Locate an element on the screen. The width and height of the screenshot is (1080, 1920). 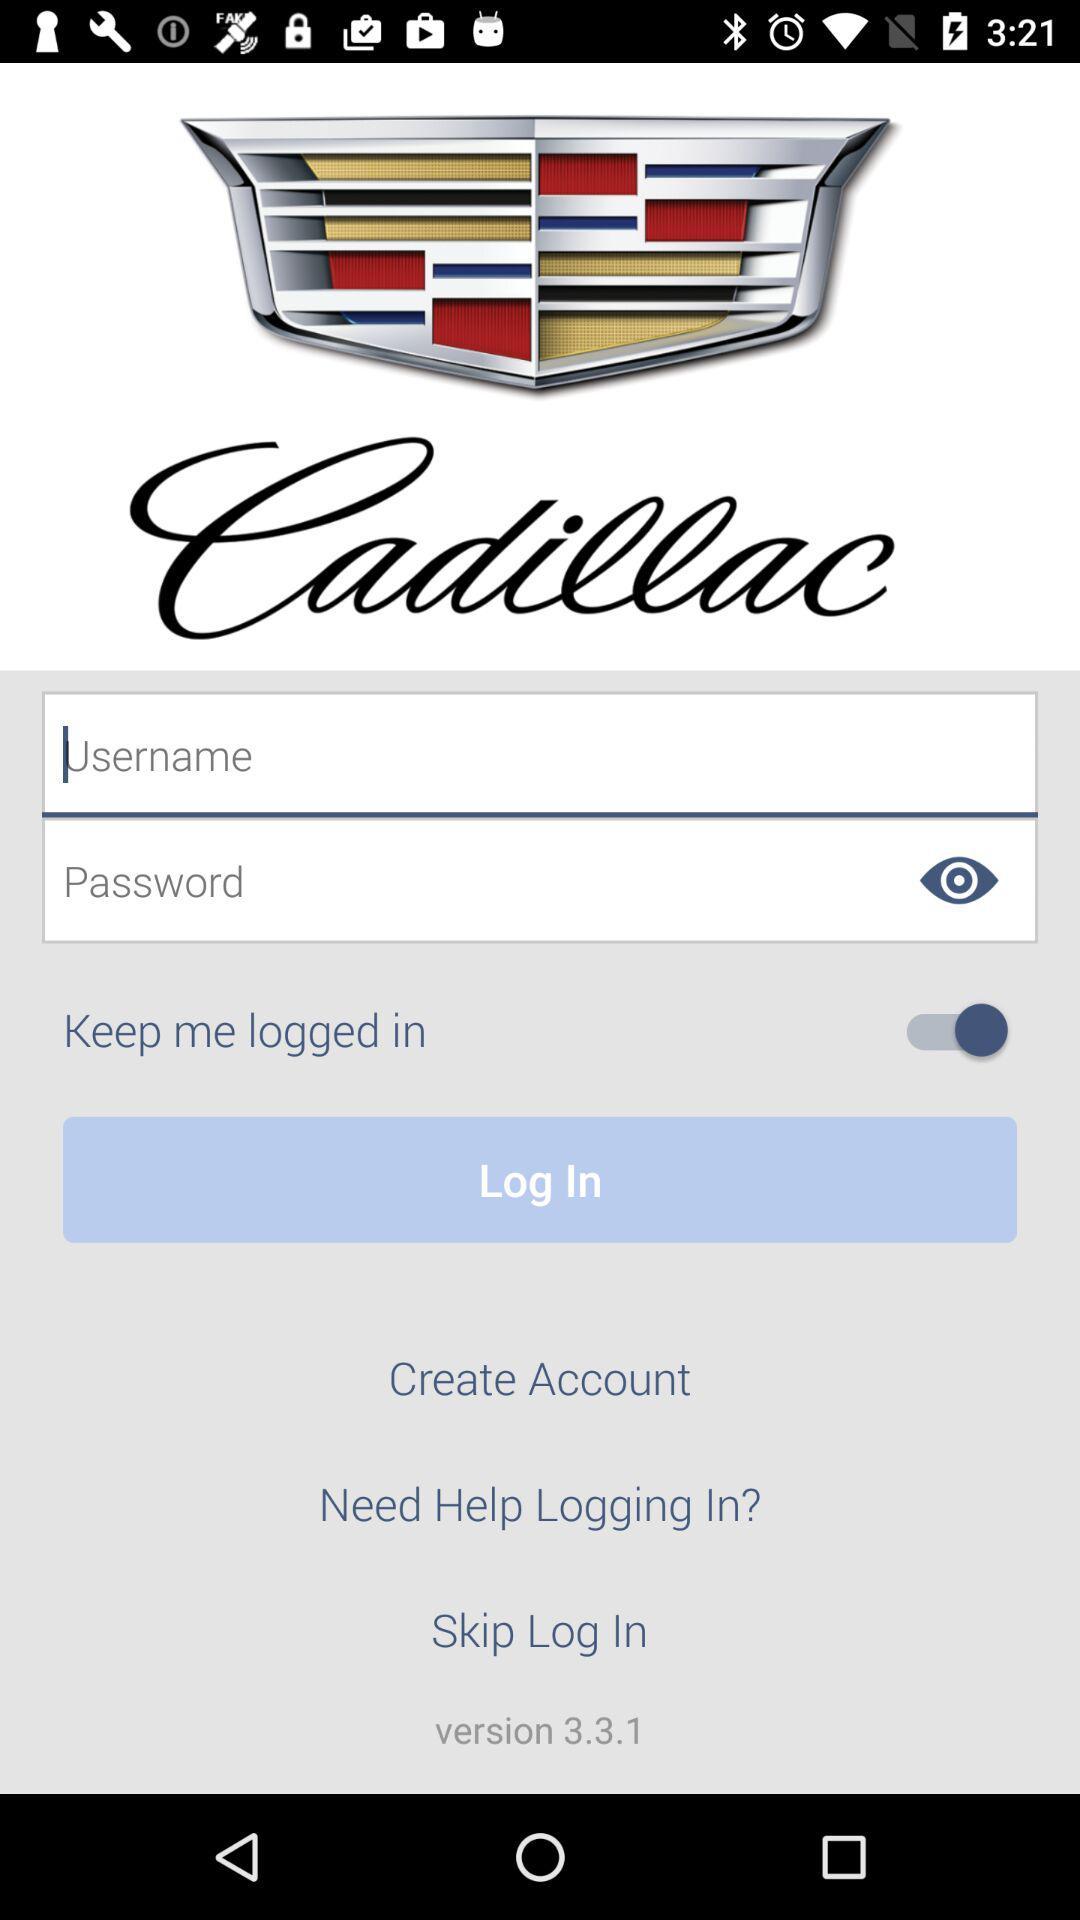
icon next to the keep me logged item is located at coordinates (964, 1030).